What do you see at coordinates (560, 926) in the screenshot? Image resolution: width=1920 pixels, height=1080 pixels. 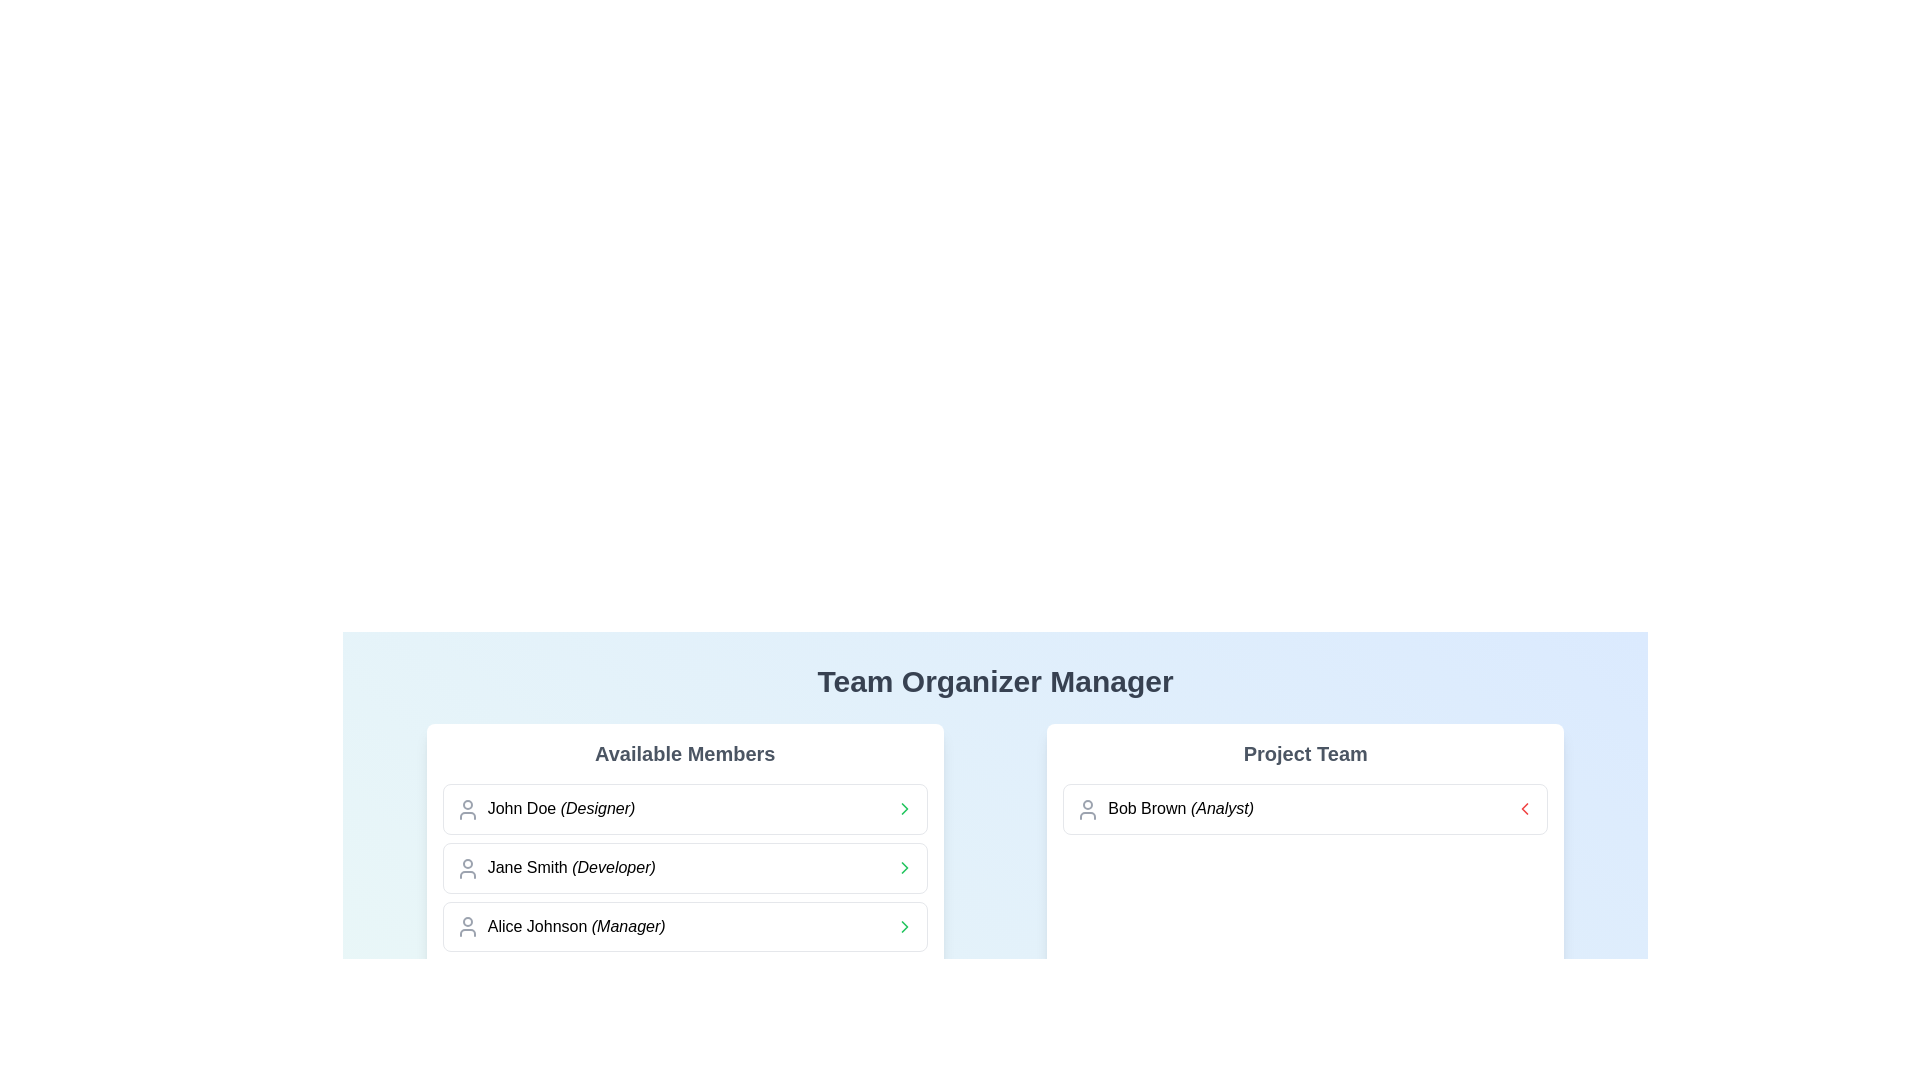 I see `the third static text component displaying the name and role of a team member in the 'Available Members' section, located between 'Jane Smith (Developer)' and the next item` at bounding box center [560, 926].